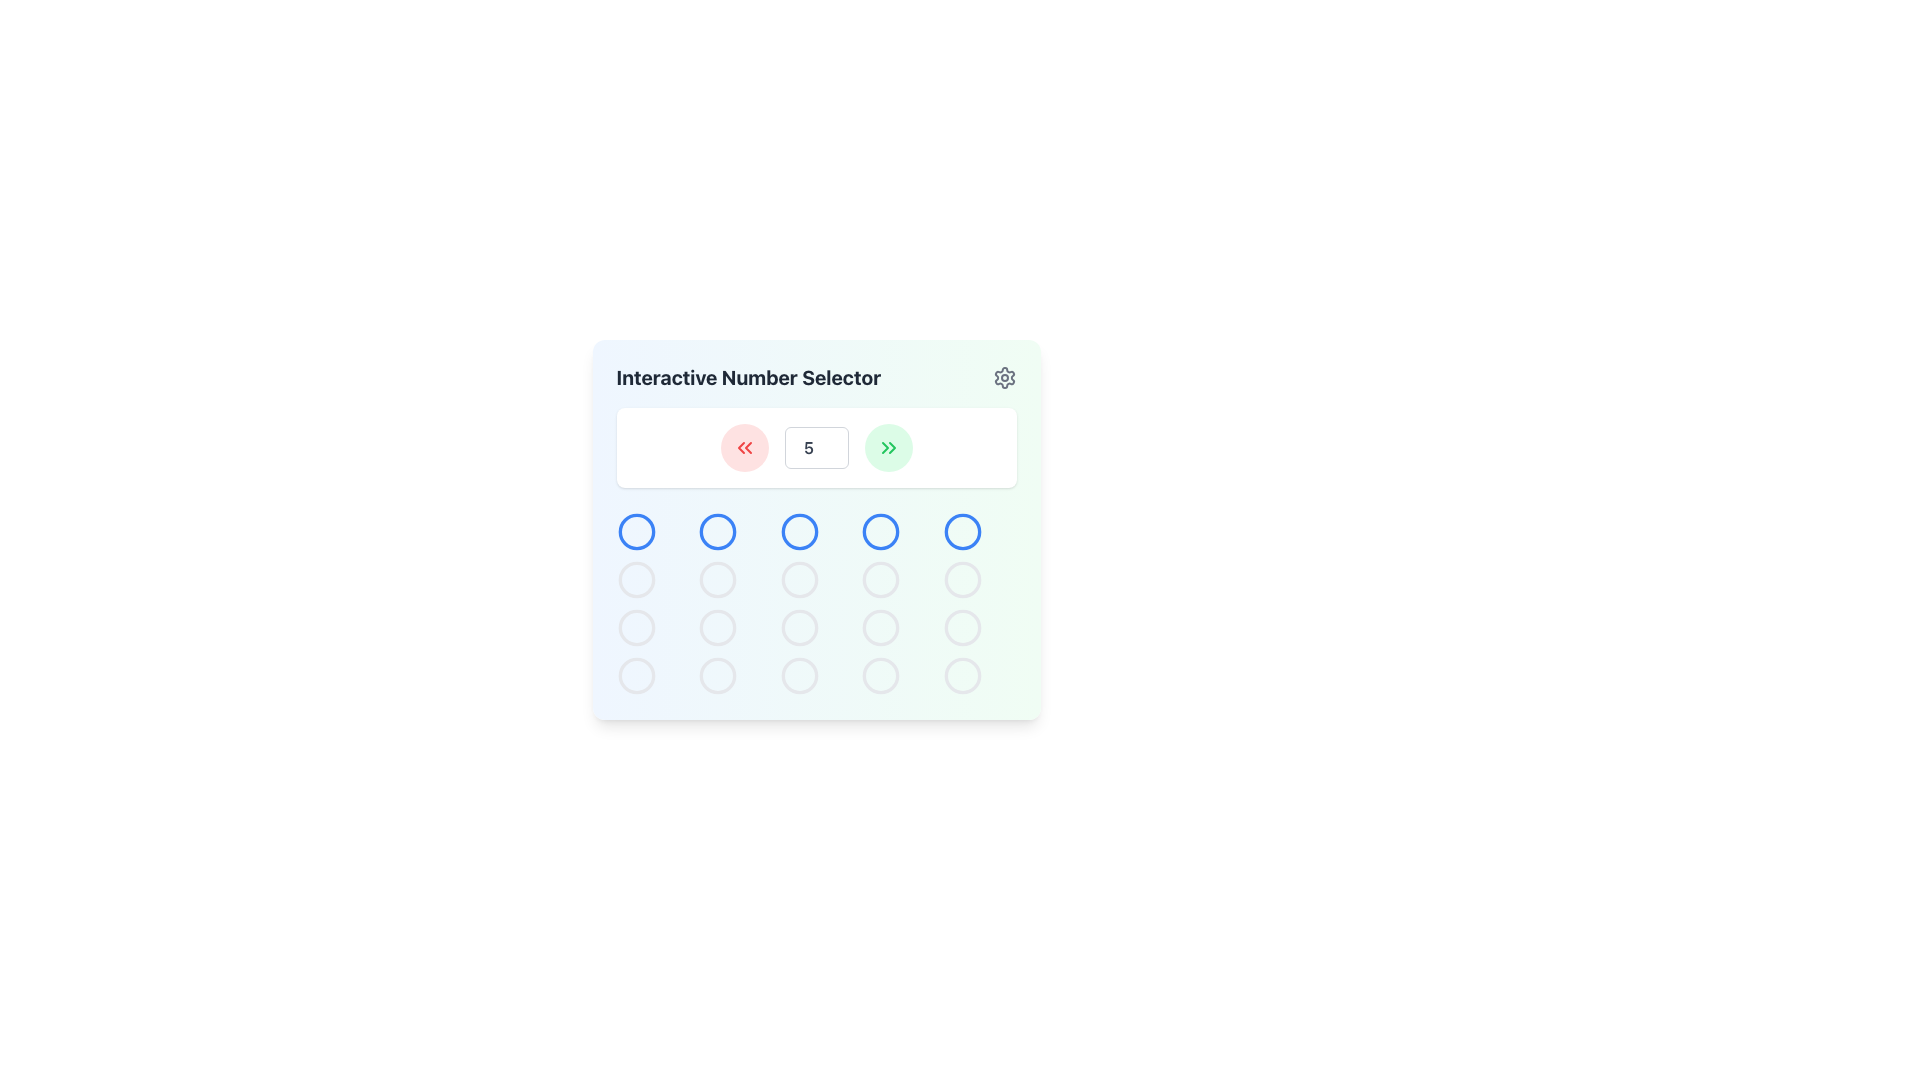 This screenshot has width=1920, height=1080. Describe the element at coordinates (816, 528) in the screenshot. I see `the interactive circle button with a blue outline located in the second row and third column of the grid` at that location.